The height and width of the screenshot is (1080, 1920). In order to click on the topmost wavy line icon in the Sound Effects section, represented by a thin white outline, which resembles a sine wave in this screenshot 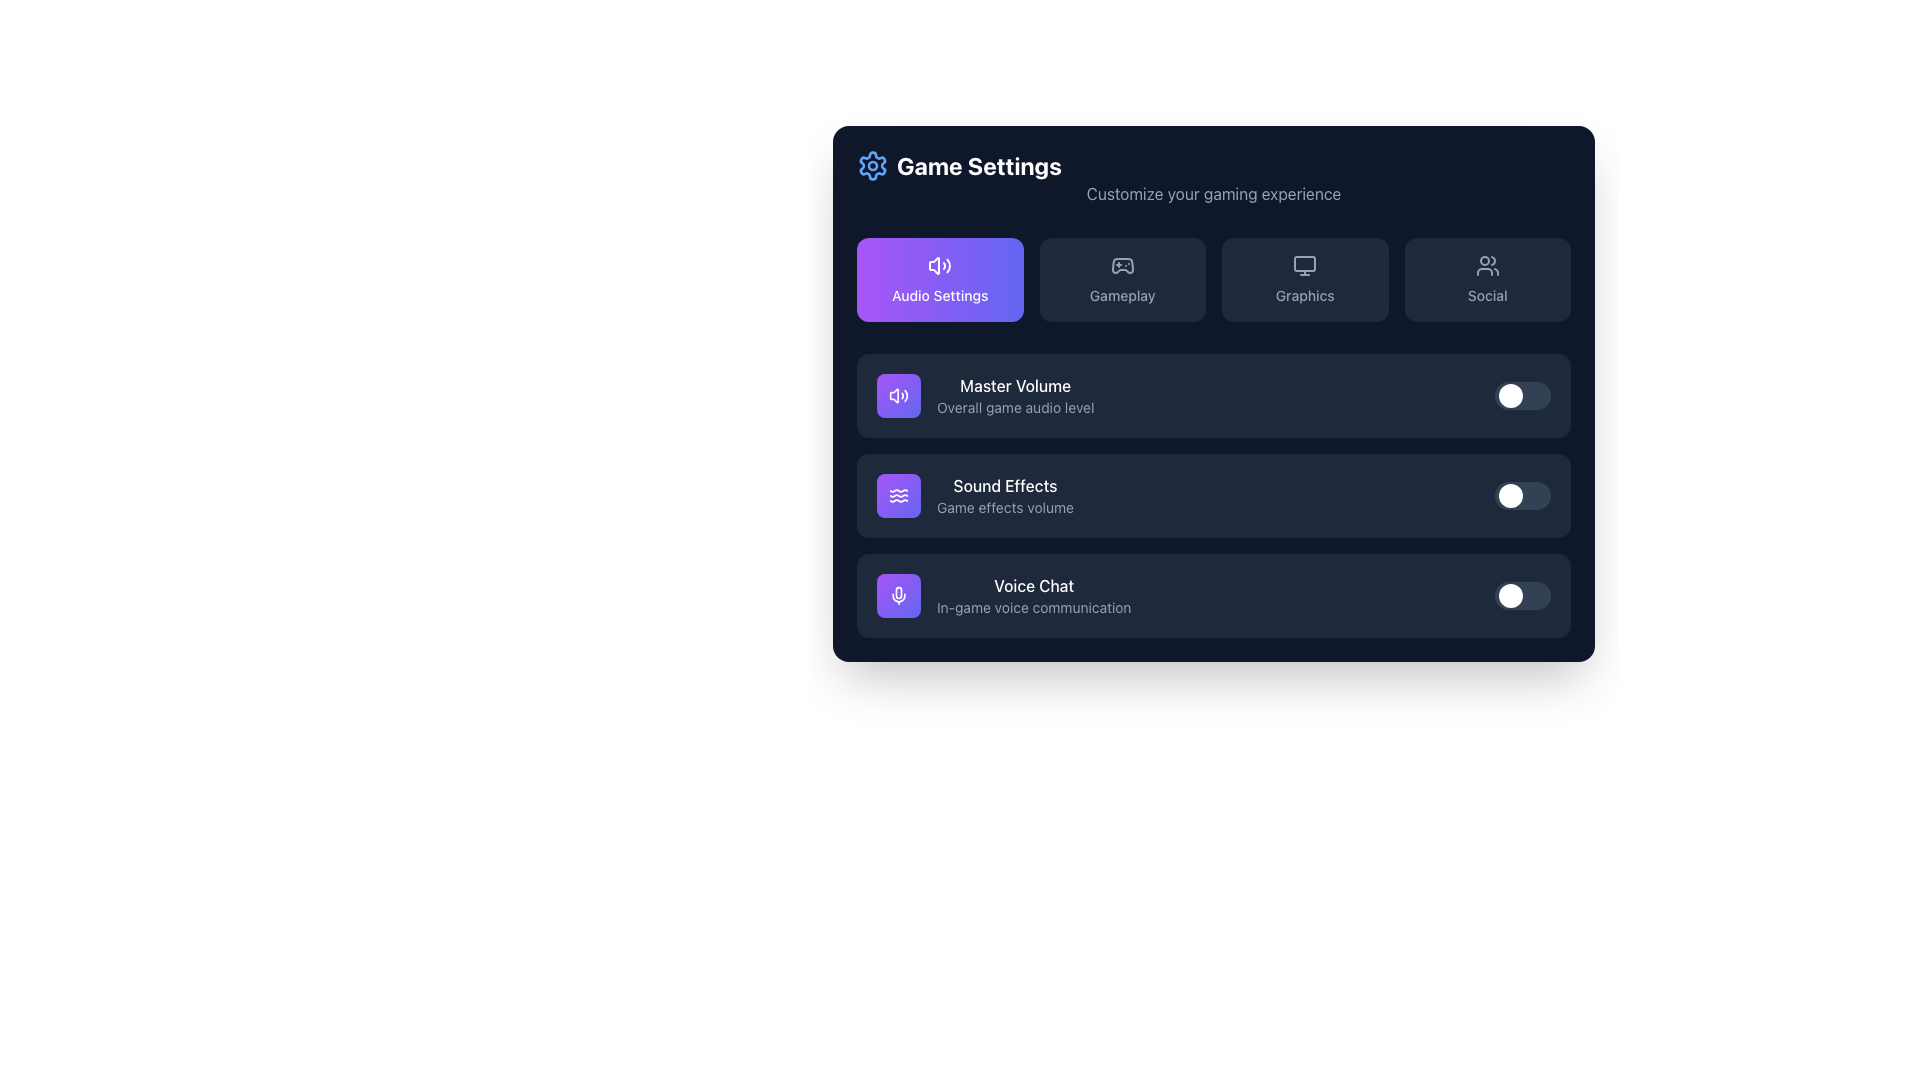, I will do `click(897, 490)`.